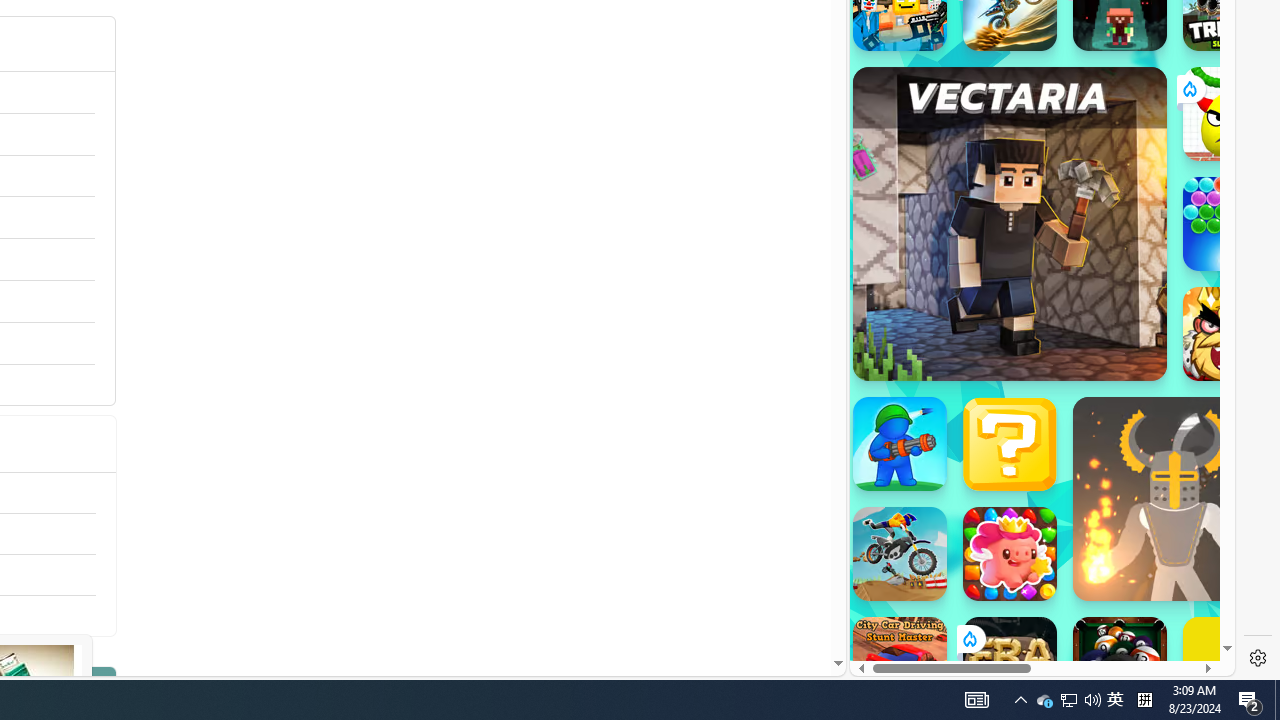 The image size is (1280, 720). What do you see at coordinates (1009, 554) in the screenshot?
I see `'Match Arena'` at bounding box center [1009, 554].